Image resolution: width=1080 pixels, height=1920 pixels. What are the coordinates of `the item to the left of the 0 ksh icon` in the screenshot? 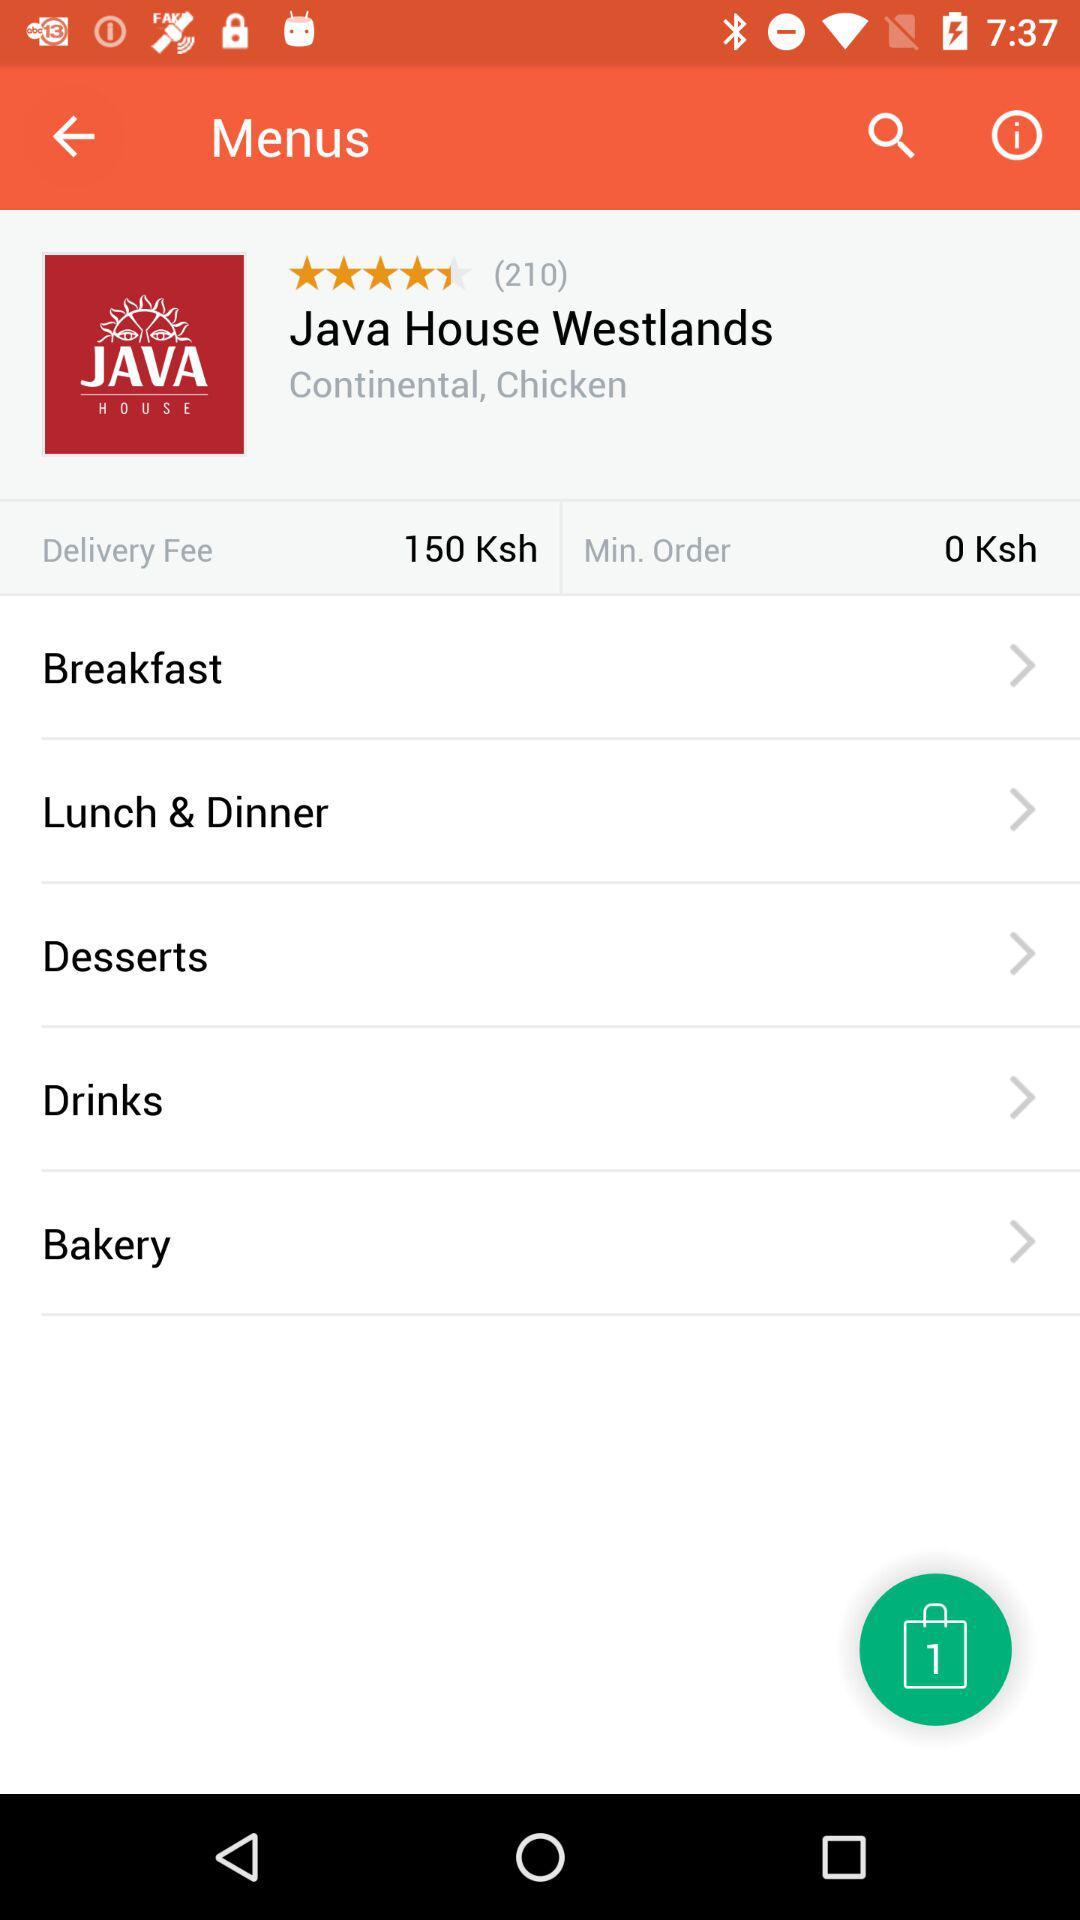 It's located at (763, 549).